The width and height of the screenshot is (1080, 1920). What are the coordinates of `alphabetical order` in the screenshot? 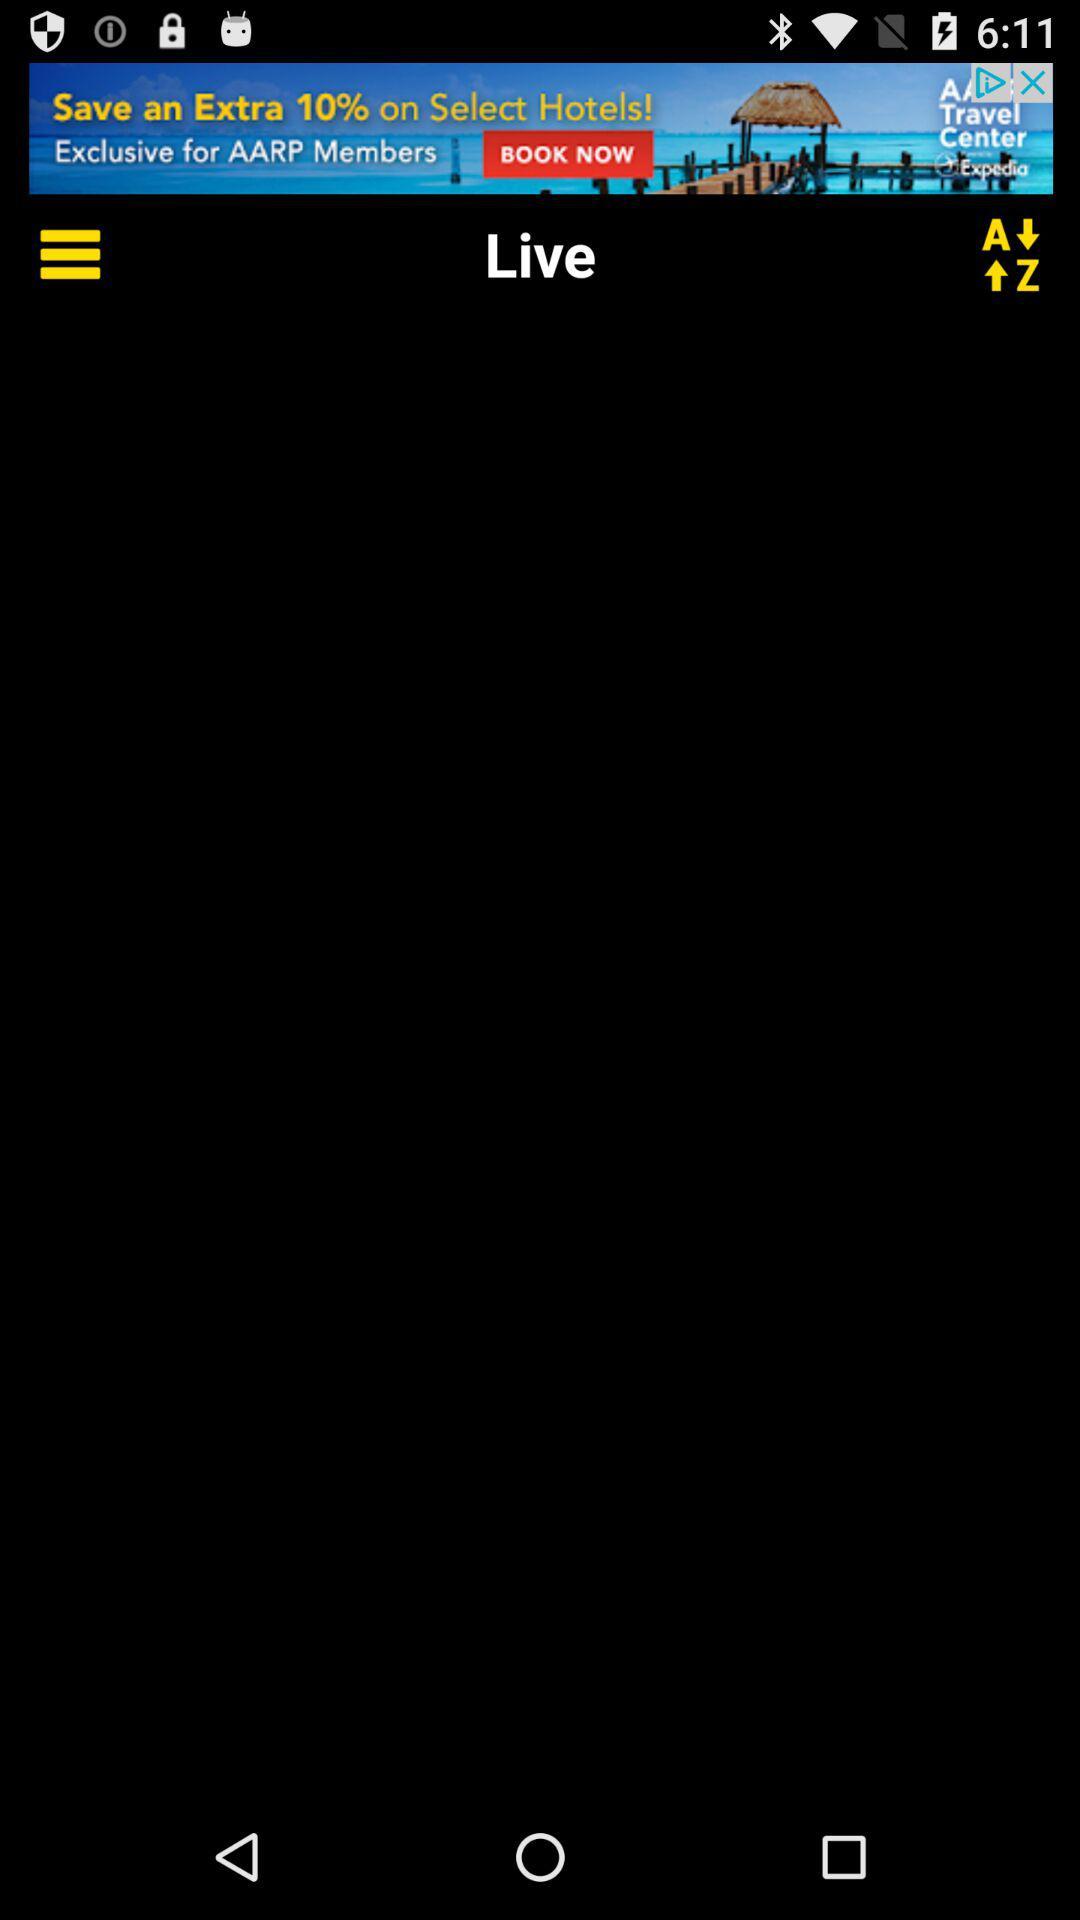 It's located at (1023, 252).